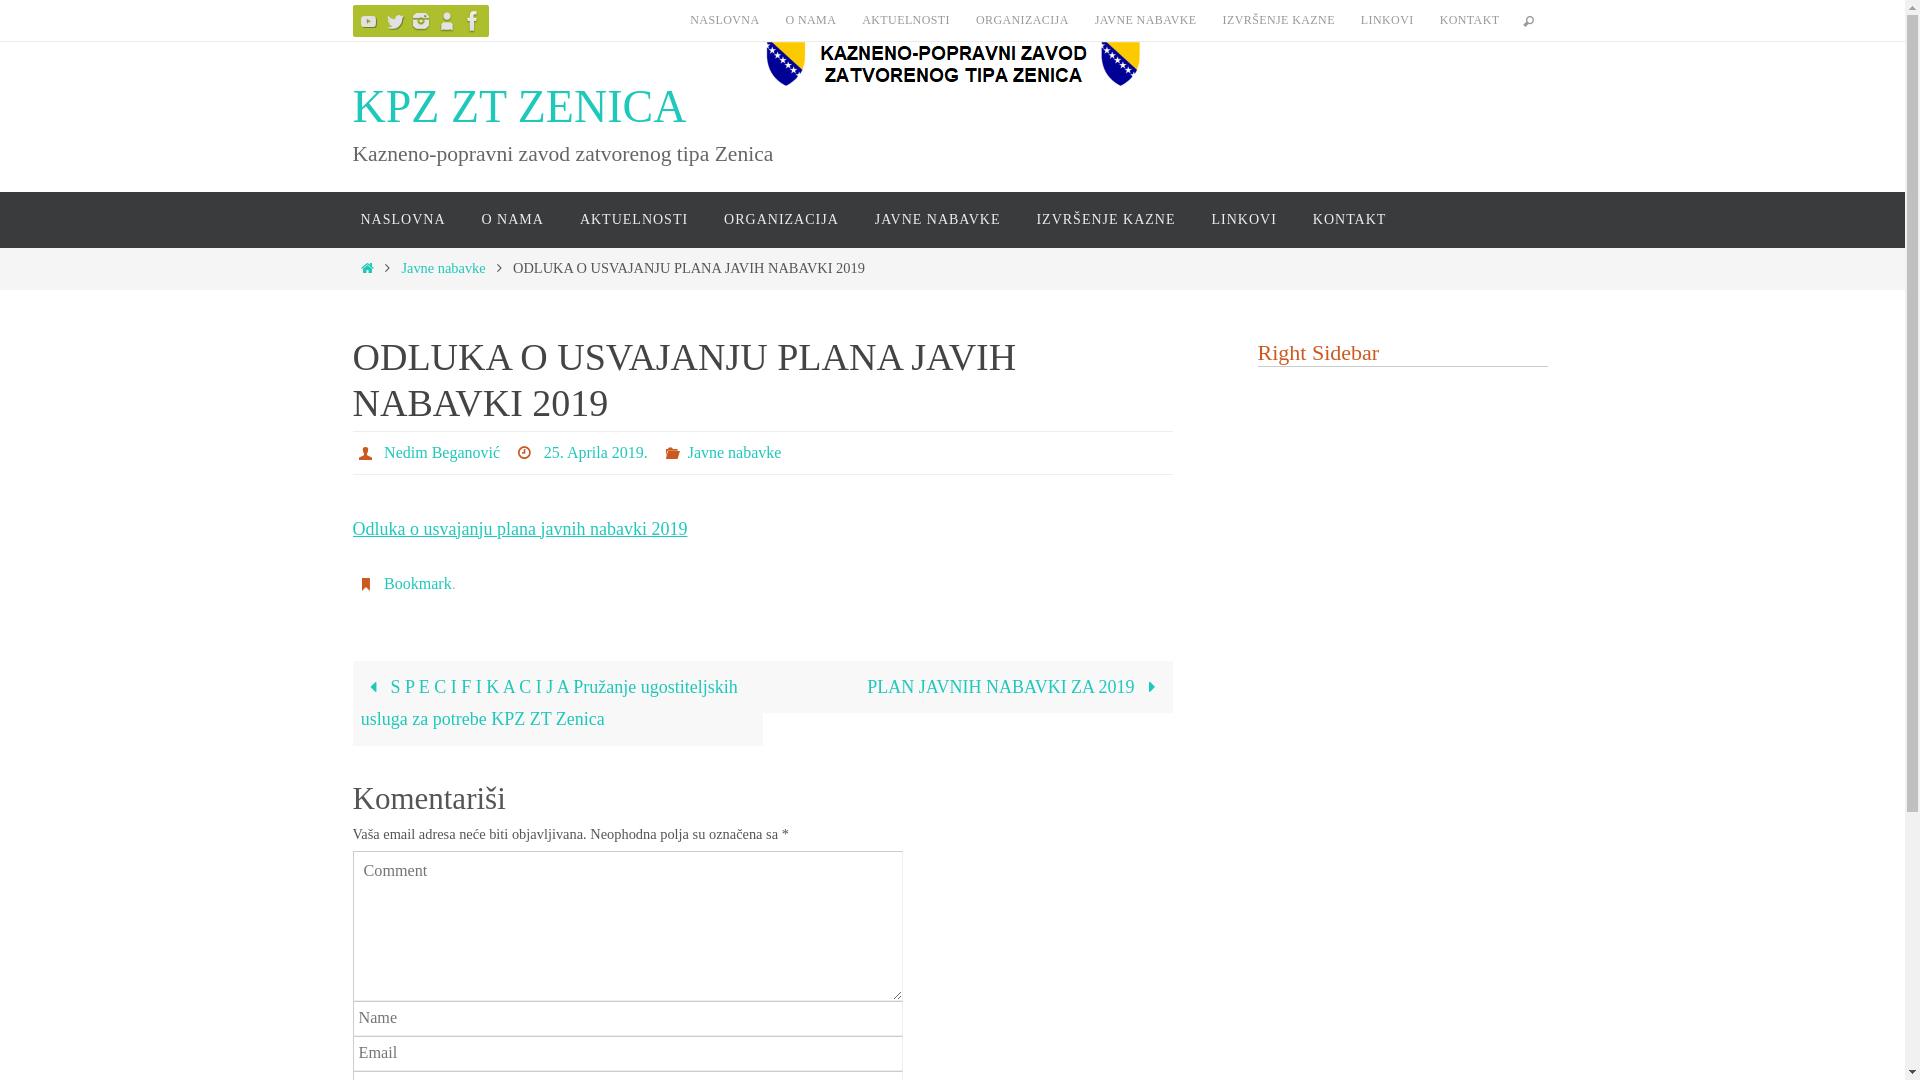 This screenshot has height=1080, width=1920. I want to click on 'AboutMe', so click(445, 20).